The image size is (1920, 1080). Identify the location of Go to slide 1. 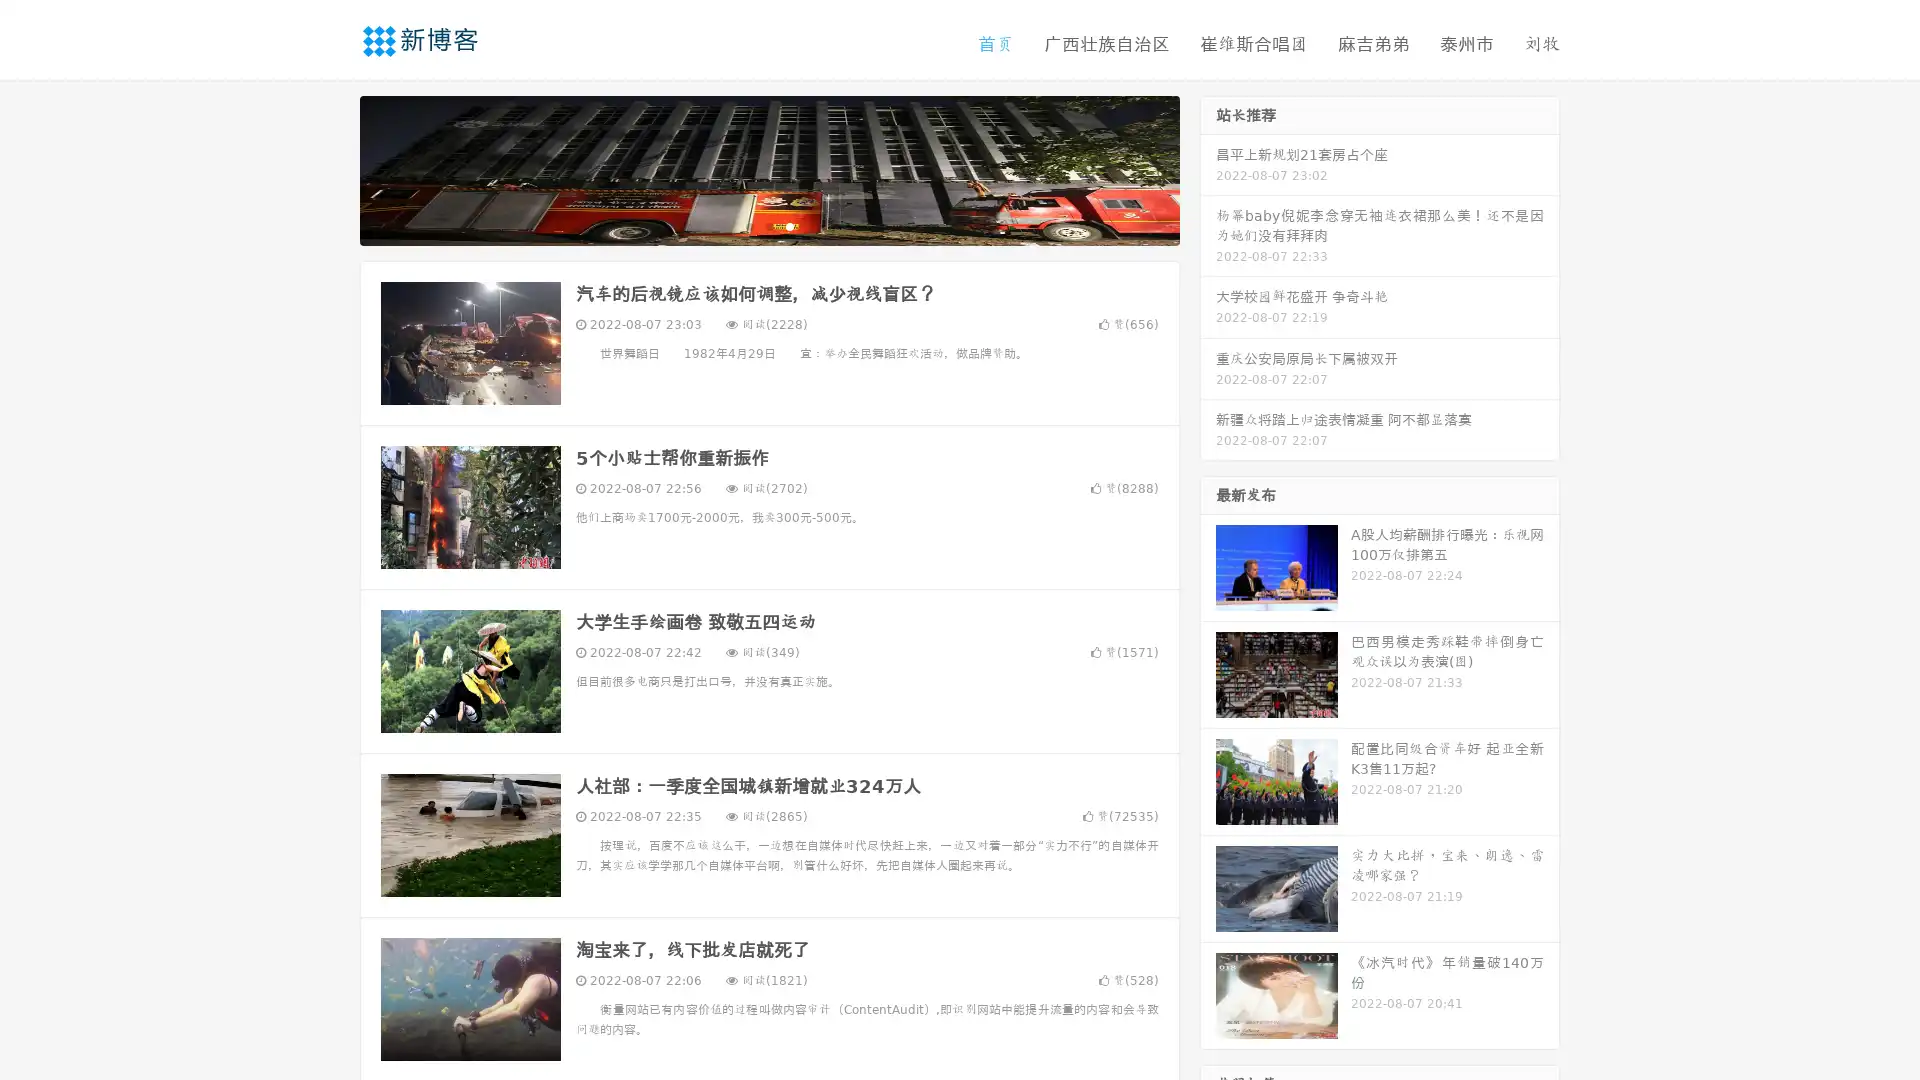
(748, 225).